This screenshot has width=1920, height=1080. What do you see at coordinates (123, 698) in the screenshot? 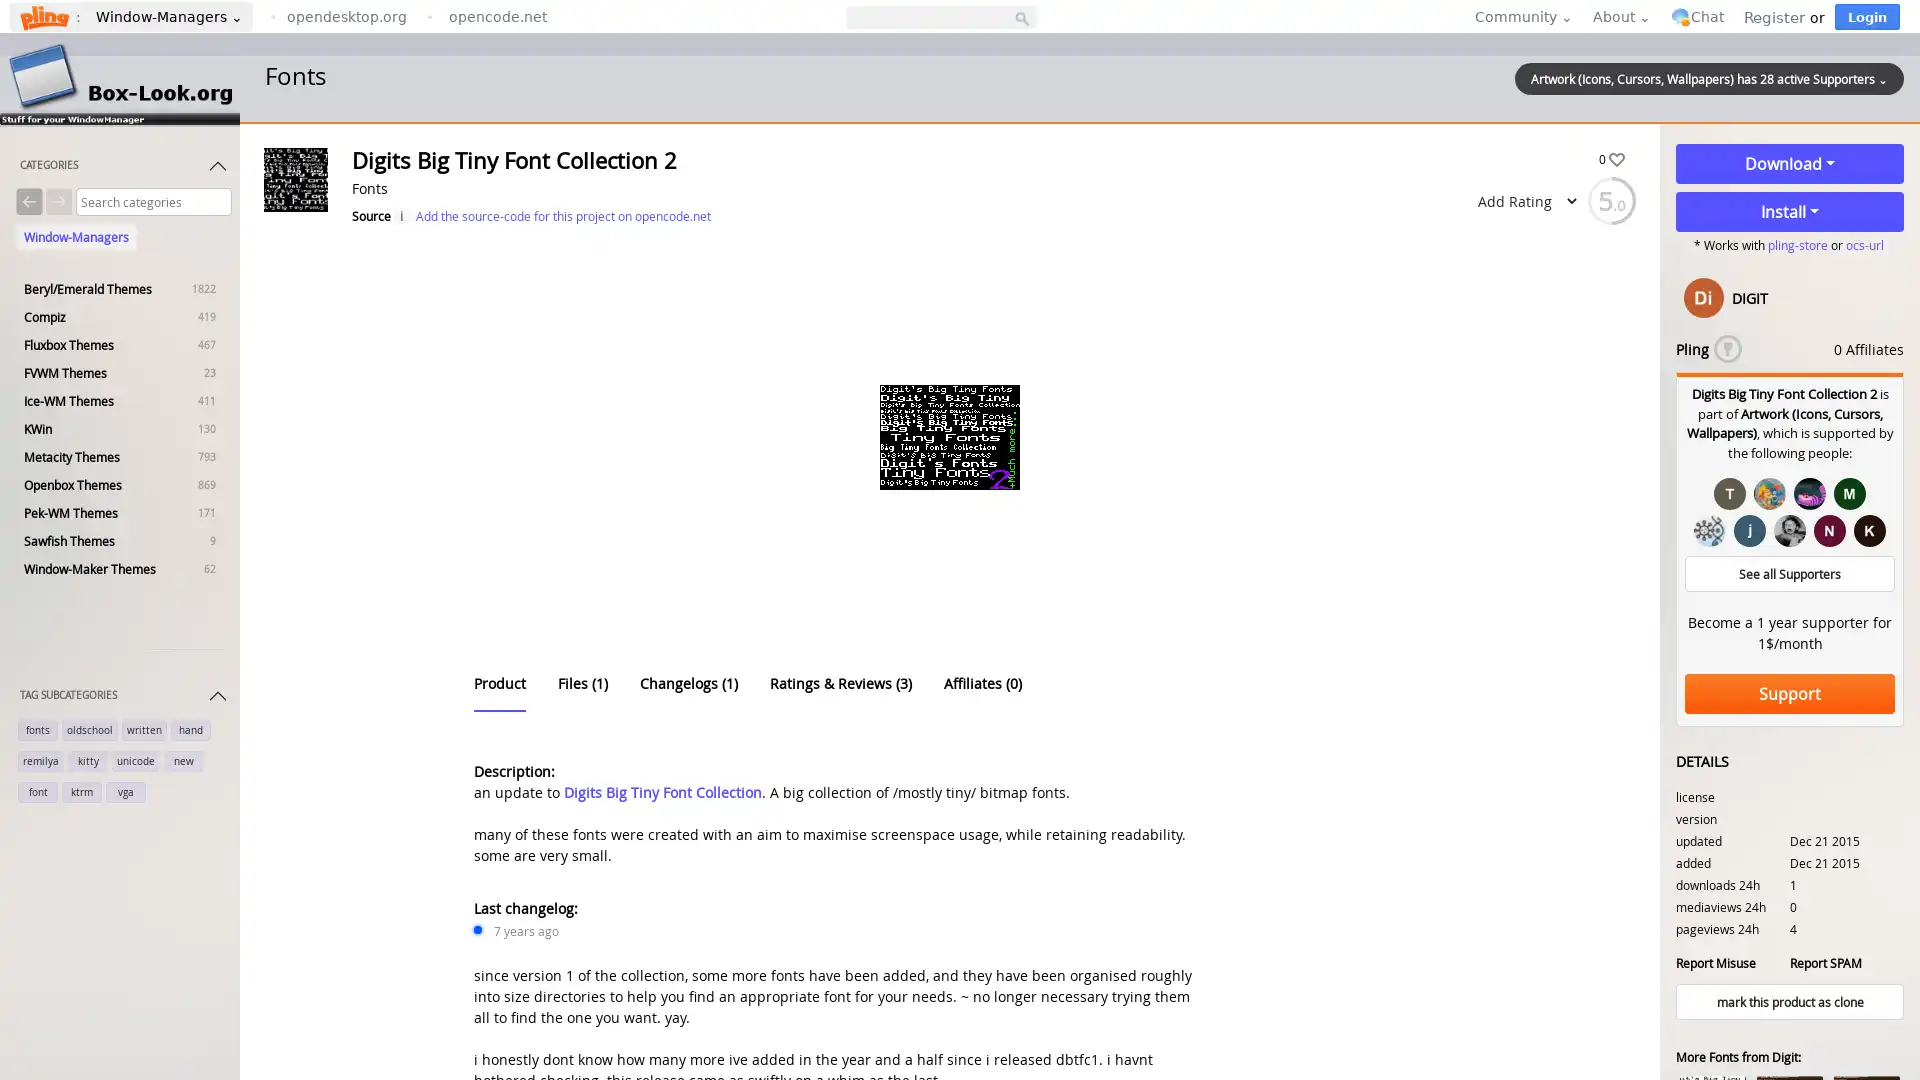
I see `TAG SUBCATEGORIES` at bounding box center [123, 698].